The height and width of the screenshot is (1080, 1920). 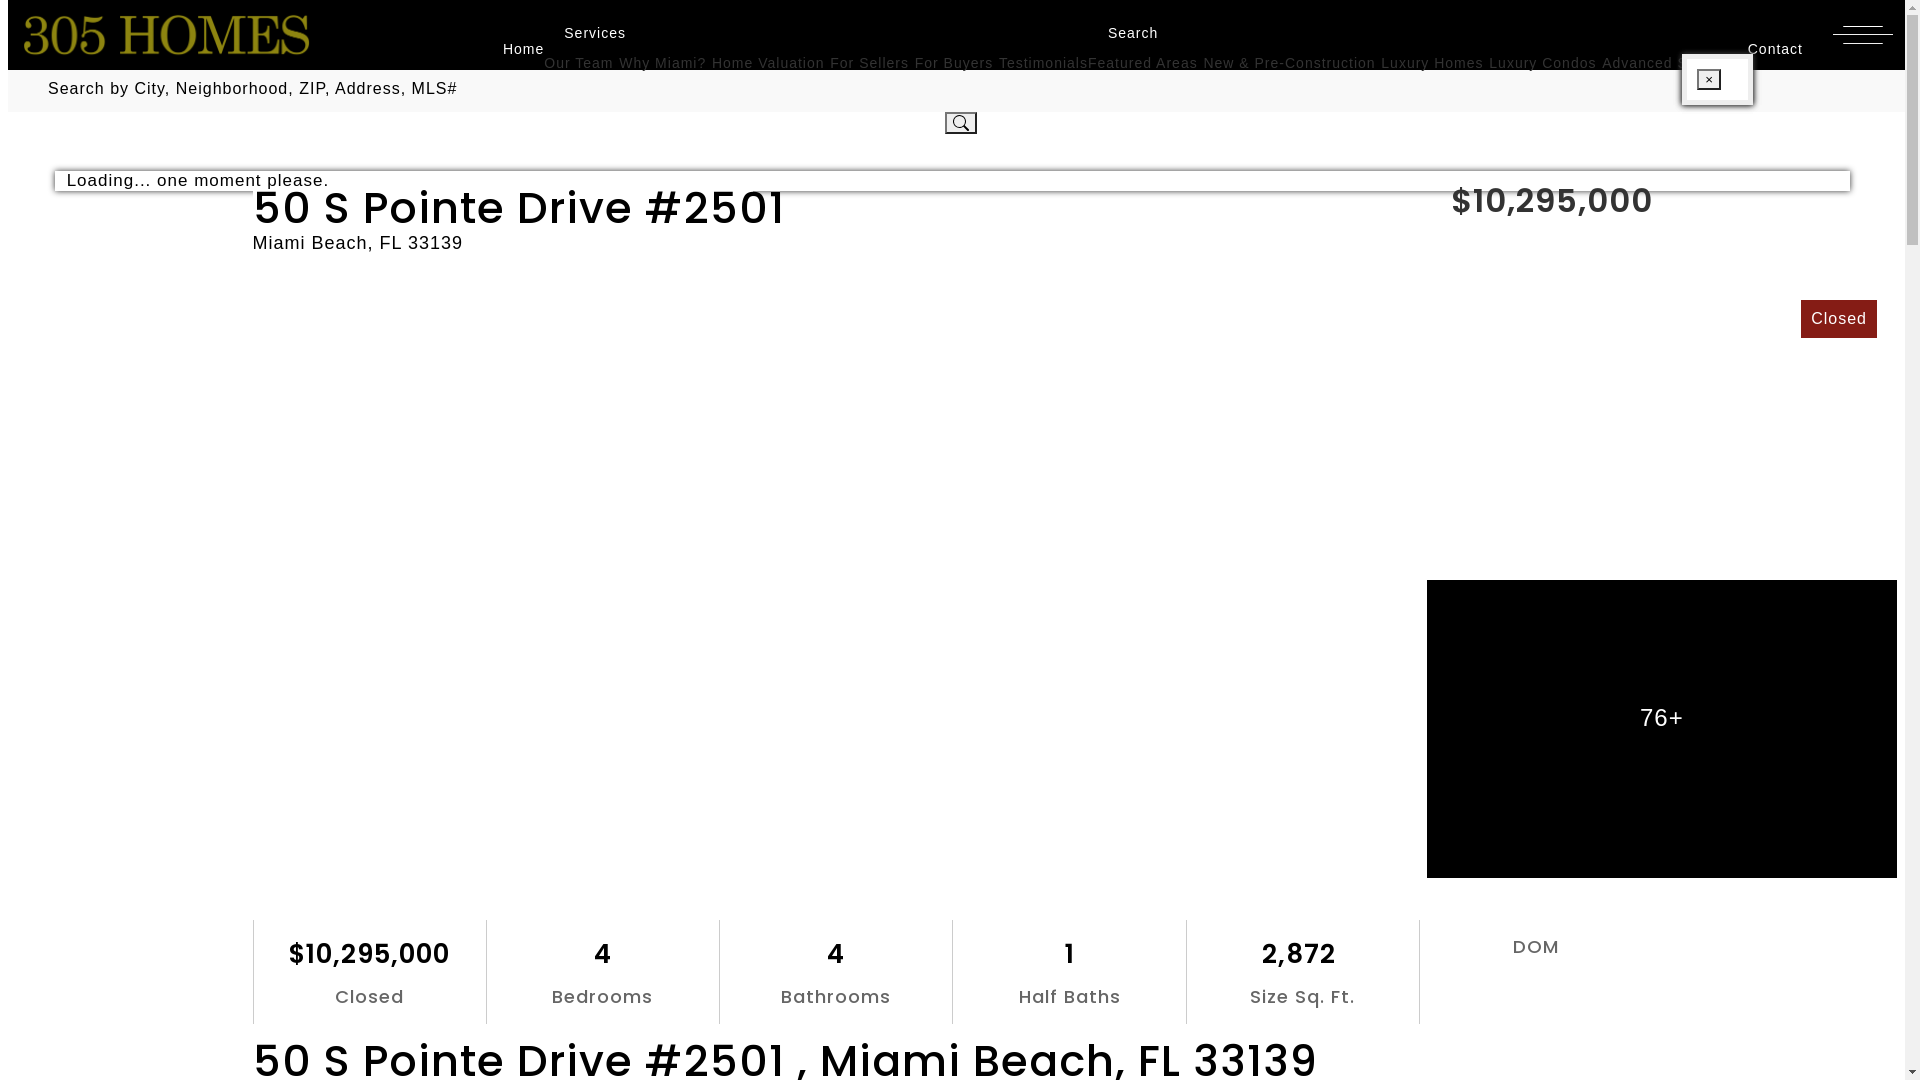 What do you see at coordinates (711, 61) in the screenshot?
I see `'Home Valuation'` at bounding box center [711, 61].